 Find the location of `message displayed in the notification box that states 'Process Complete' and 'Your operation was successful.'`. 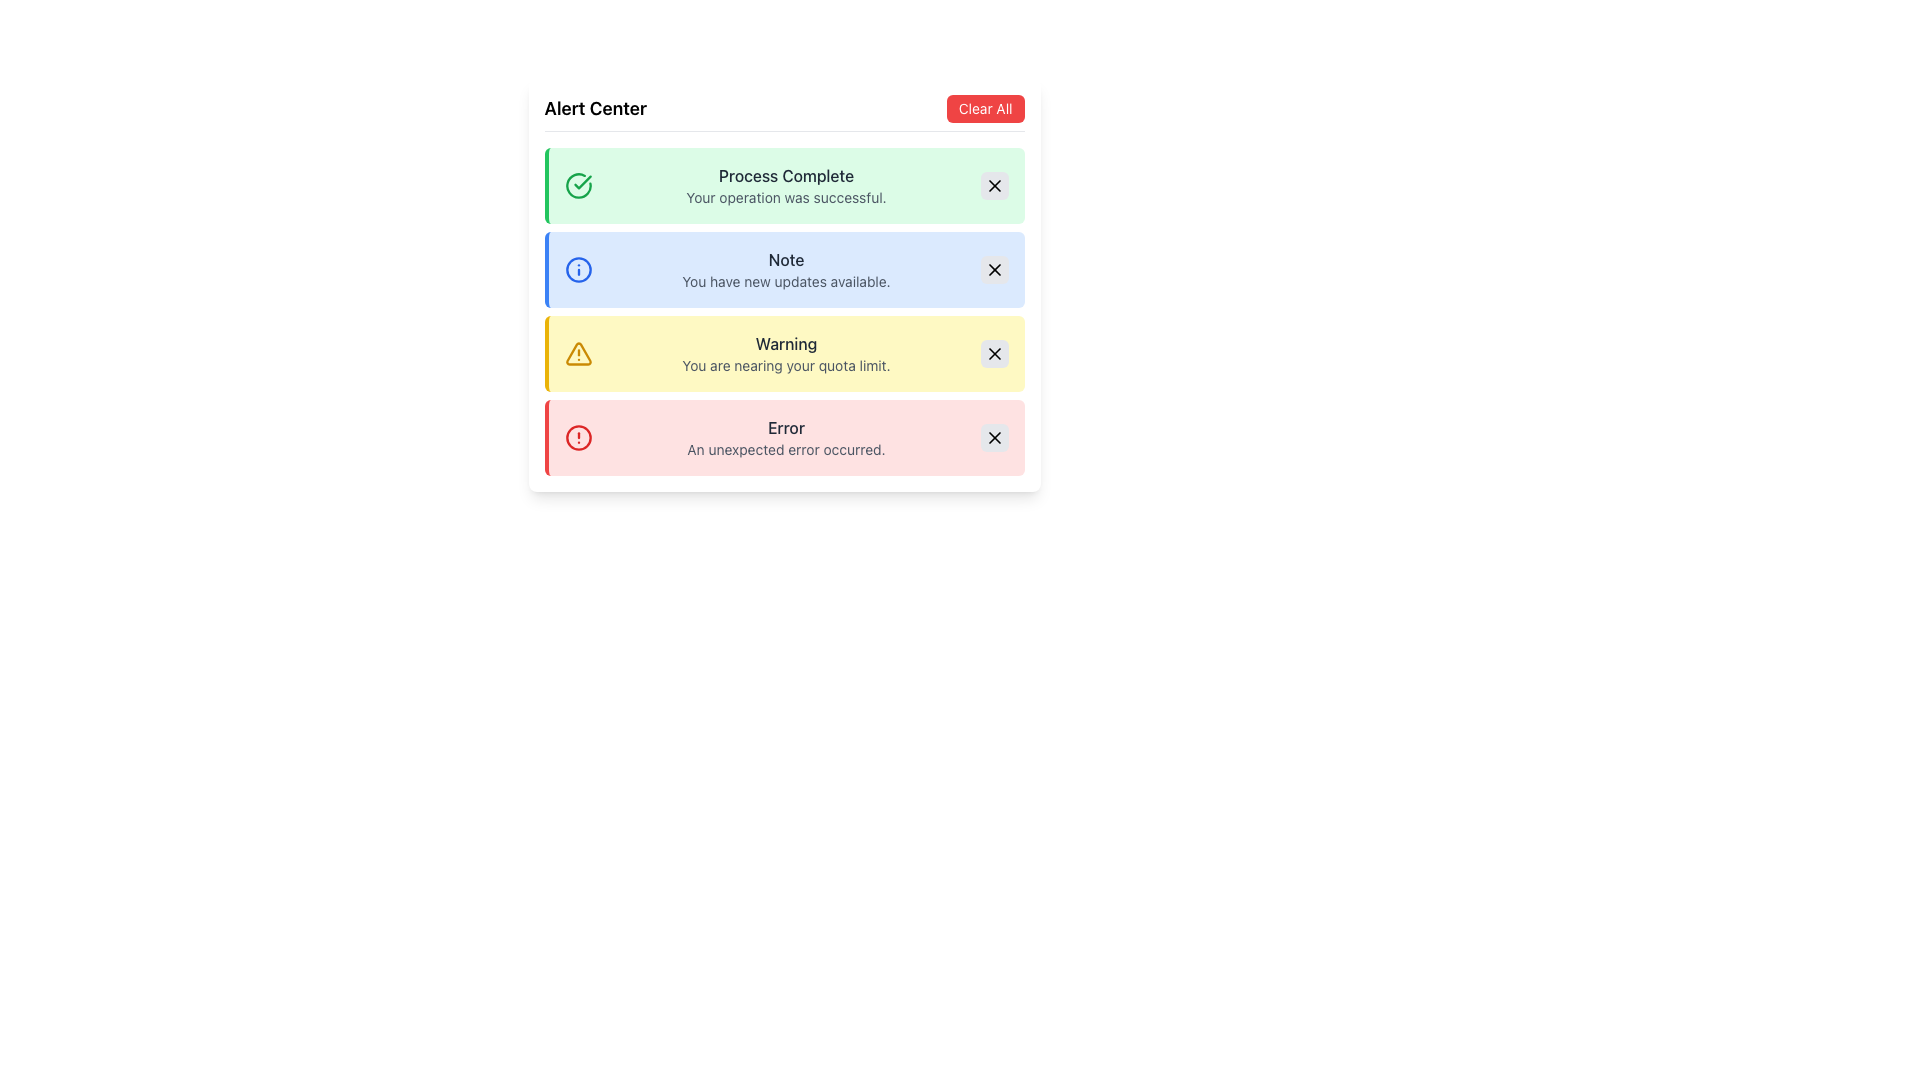

message displayed in the notification box that states 'Process Complete' and 'Your operation was successful.' is located at coordinates (785, 185).